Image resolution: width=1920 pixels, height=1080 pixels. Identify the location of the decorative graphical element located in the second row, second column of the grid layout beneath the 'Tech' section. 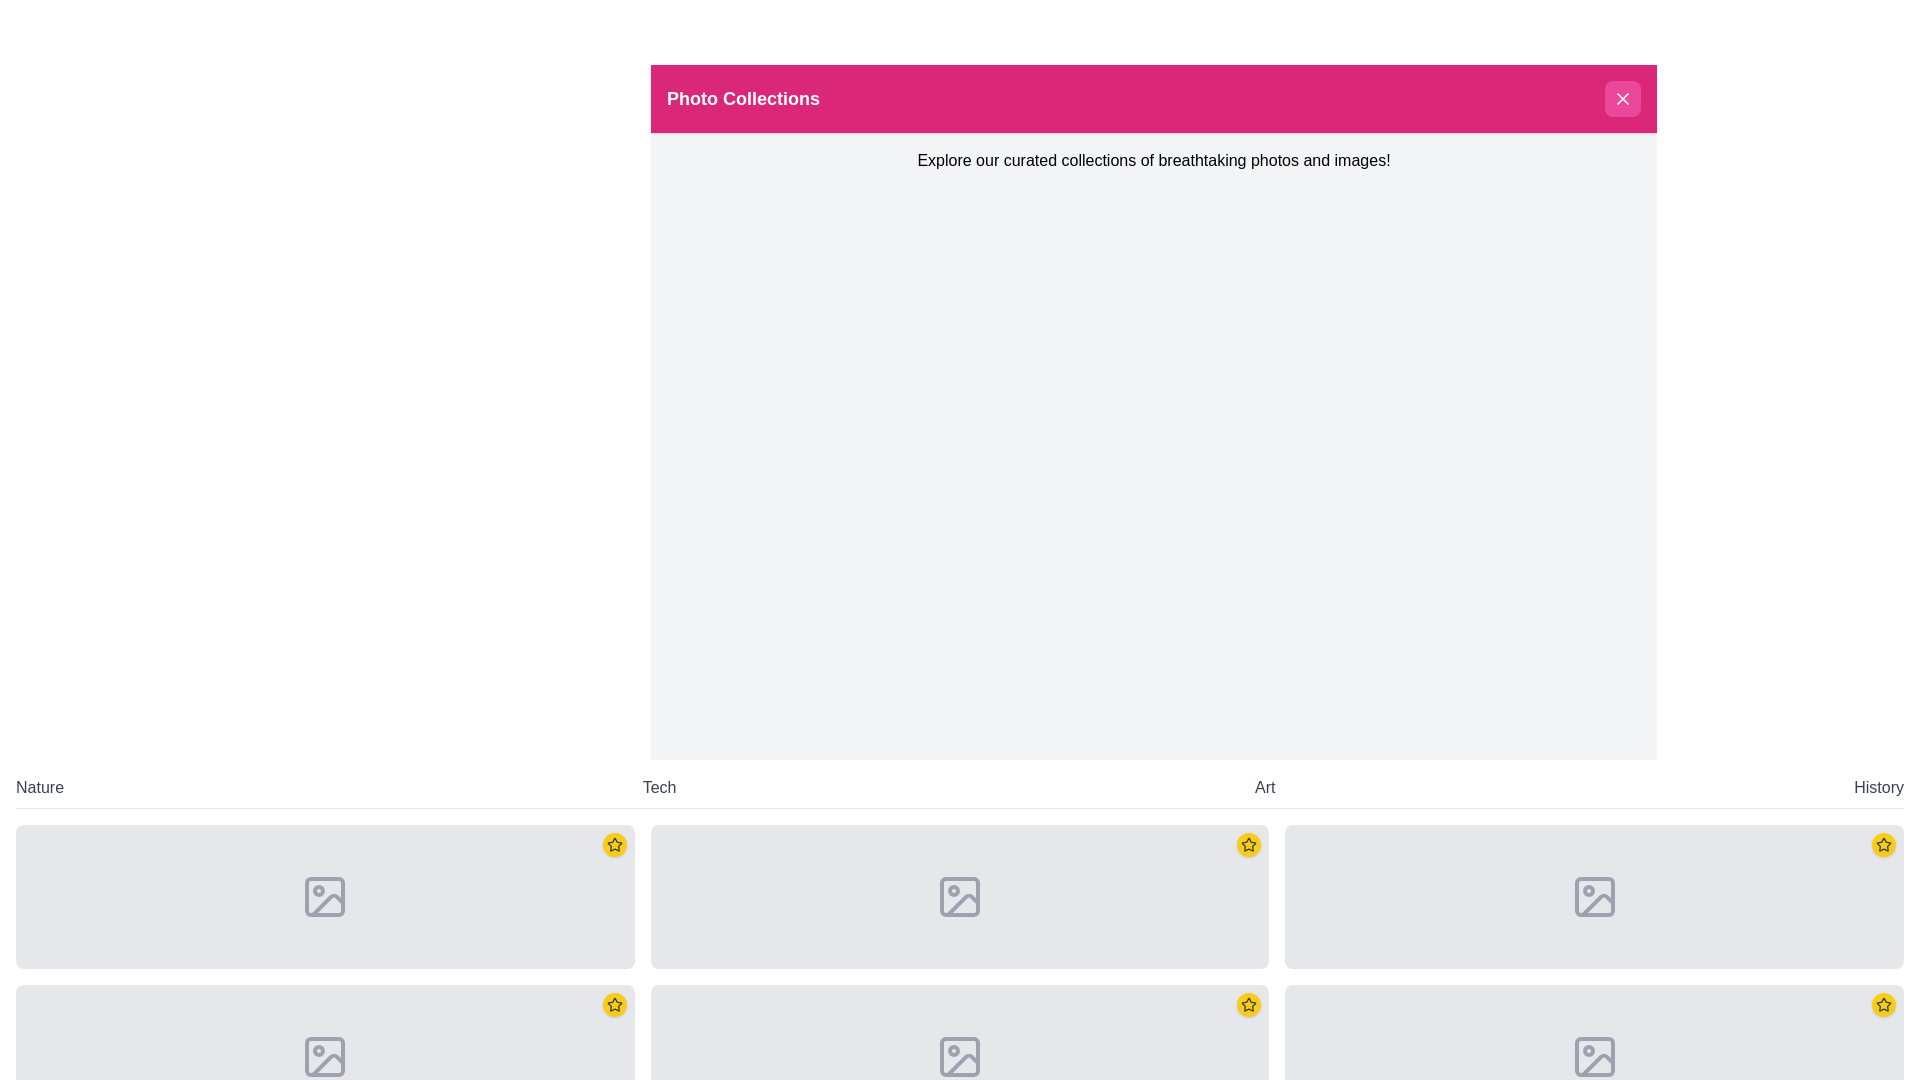
(960, 896).